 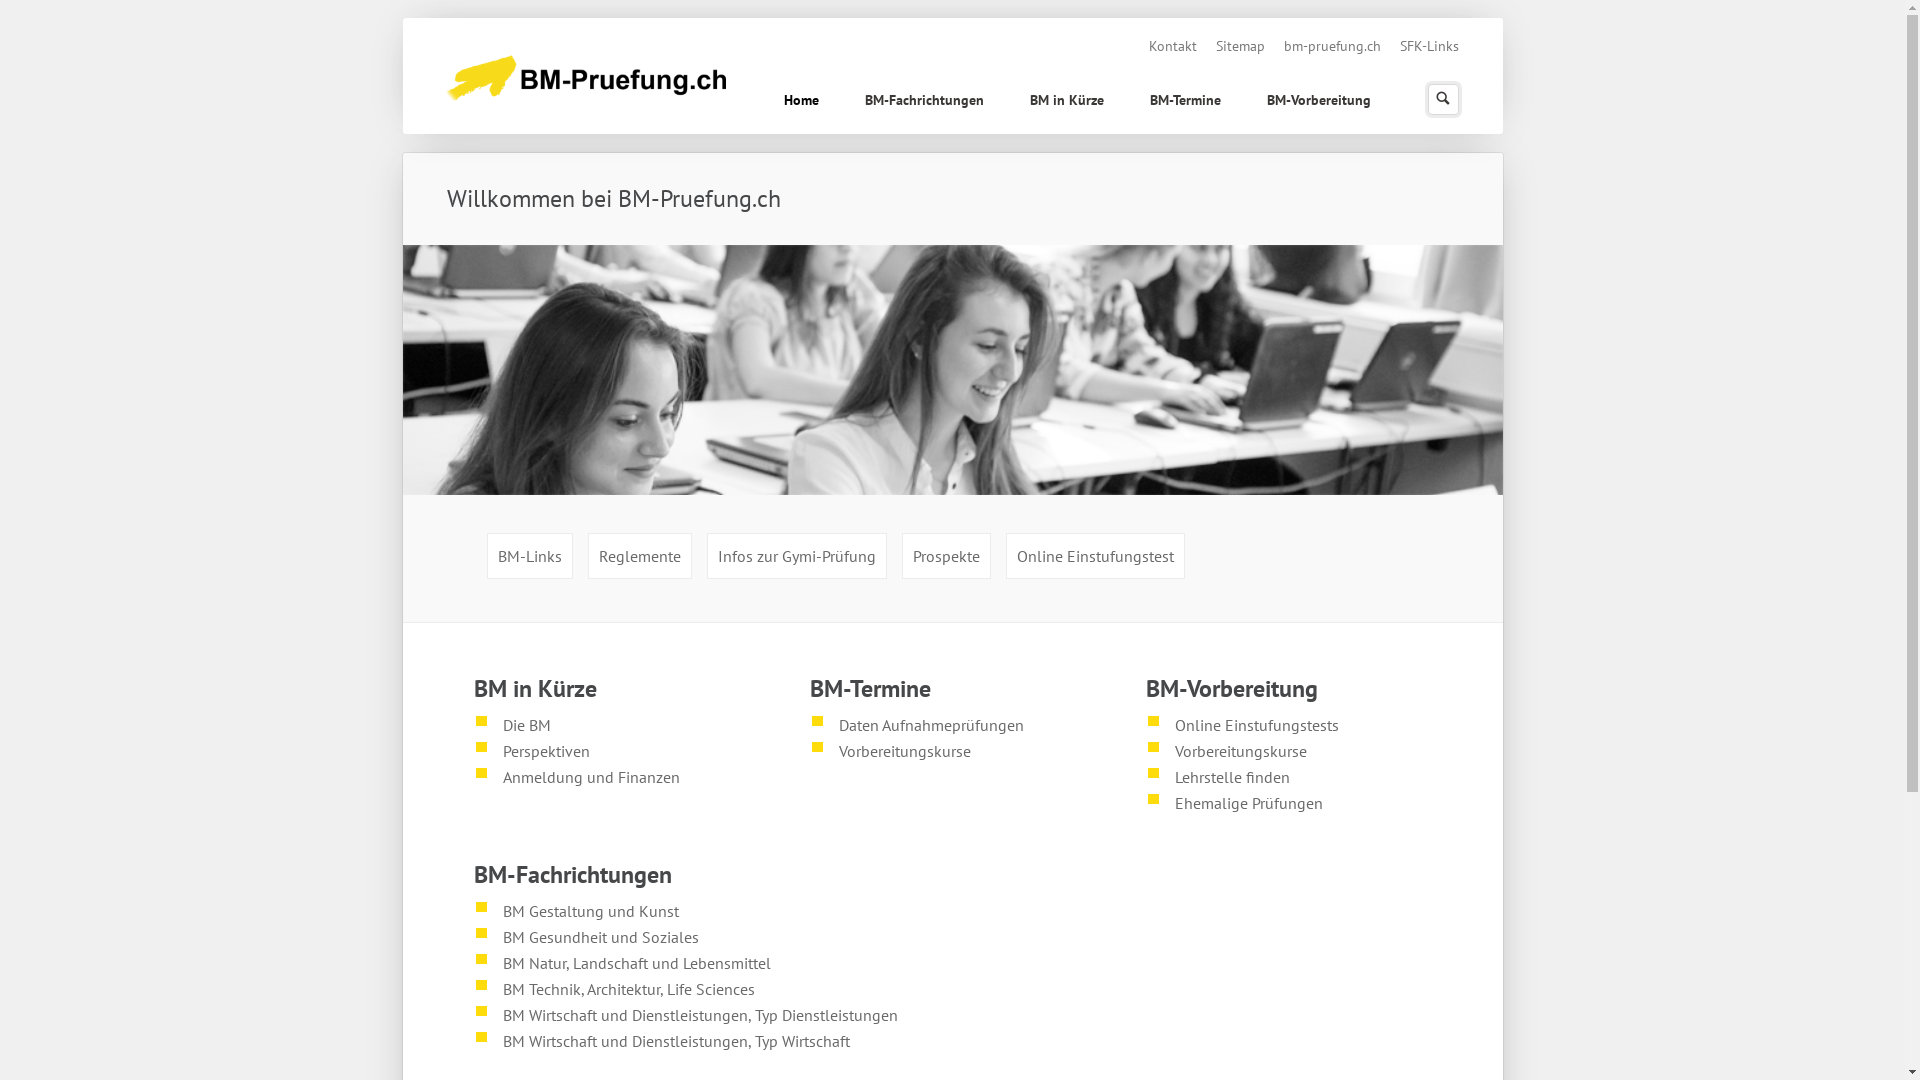 I want to click on 'BM Technik, Architektur, Life Sciences', so click(x=627, y=987).